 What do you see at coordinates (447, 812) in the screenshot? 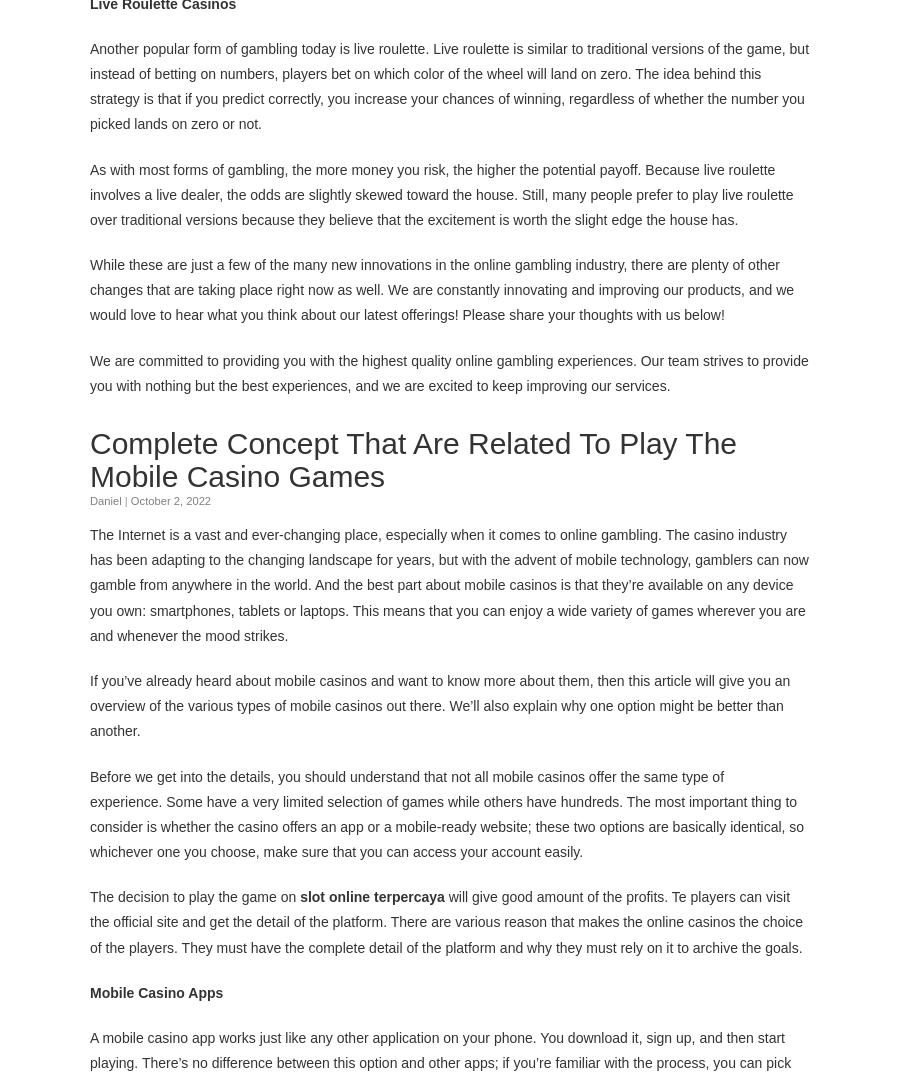
I see `'Before we get into the details, you should understand that not all mobile casinos offer the same type of experience. Some have a very limited selection of games while others have hundreds. The most important thing to consider is whether the casino offers an app or a mobile-ready website; these two options are basically identical, so whichever one you choose, make sure that you can access your account easily.'` at bounding box center [447, 812].